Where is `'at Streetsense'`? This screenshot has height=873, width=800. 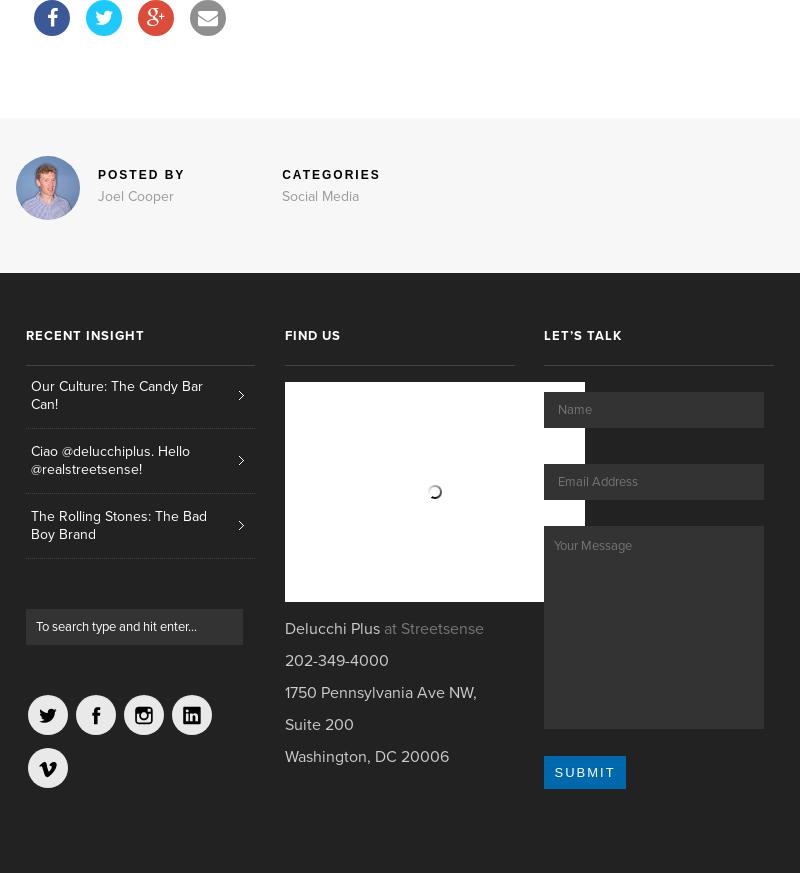 'at Streetsense' is located at coordinates (433, 628).